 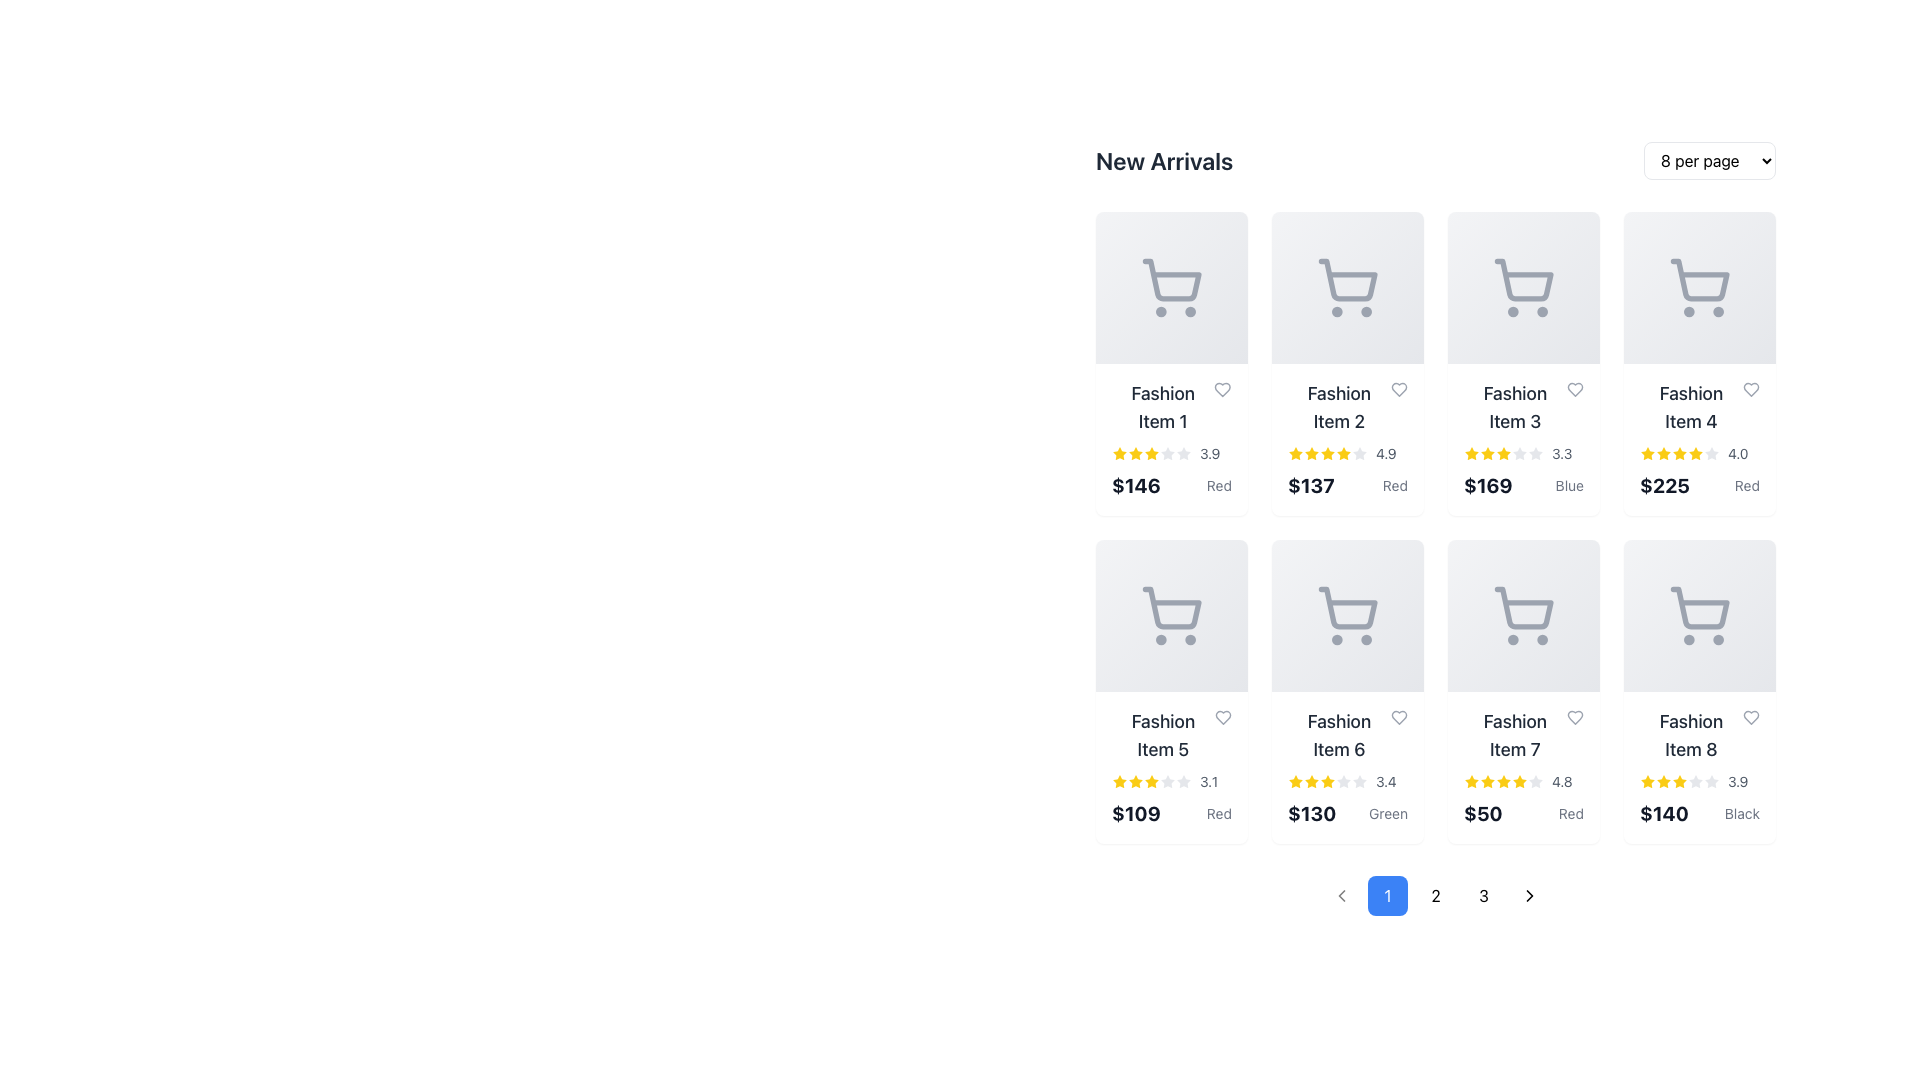 What do you see at coordinates (1296, 454) in the screenshot?
I see `the state of the first star-shaped icon in the five-star rating system below the 'Fashion Item 2' product card, which is brightly colored yellow, indicating a selected or filled rating state` at bounding box center [1296, 454].